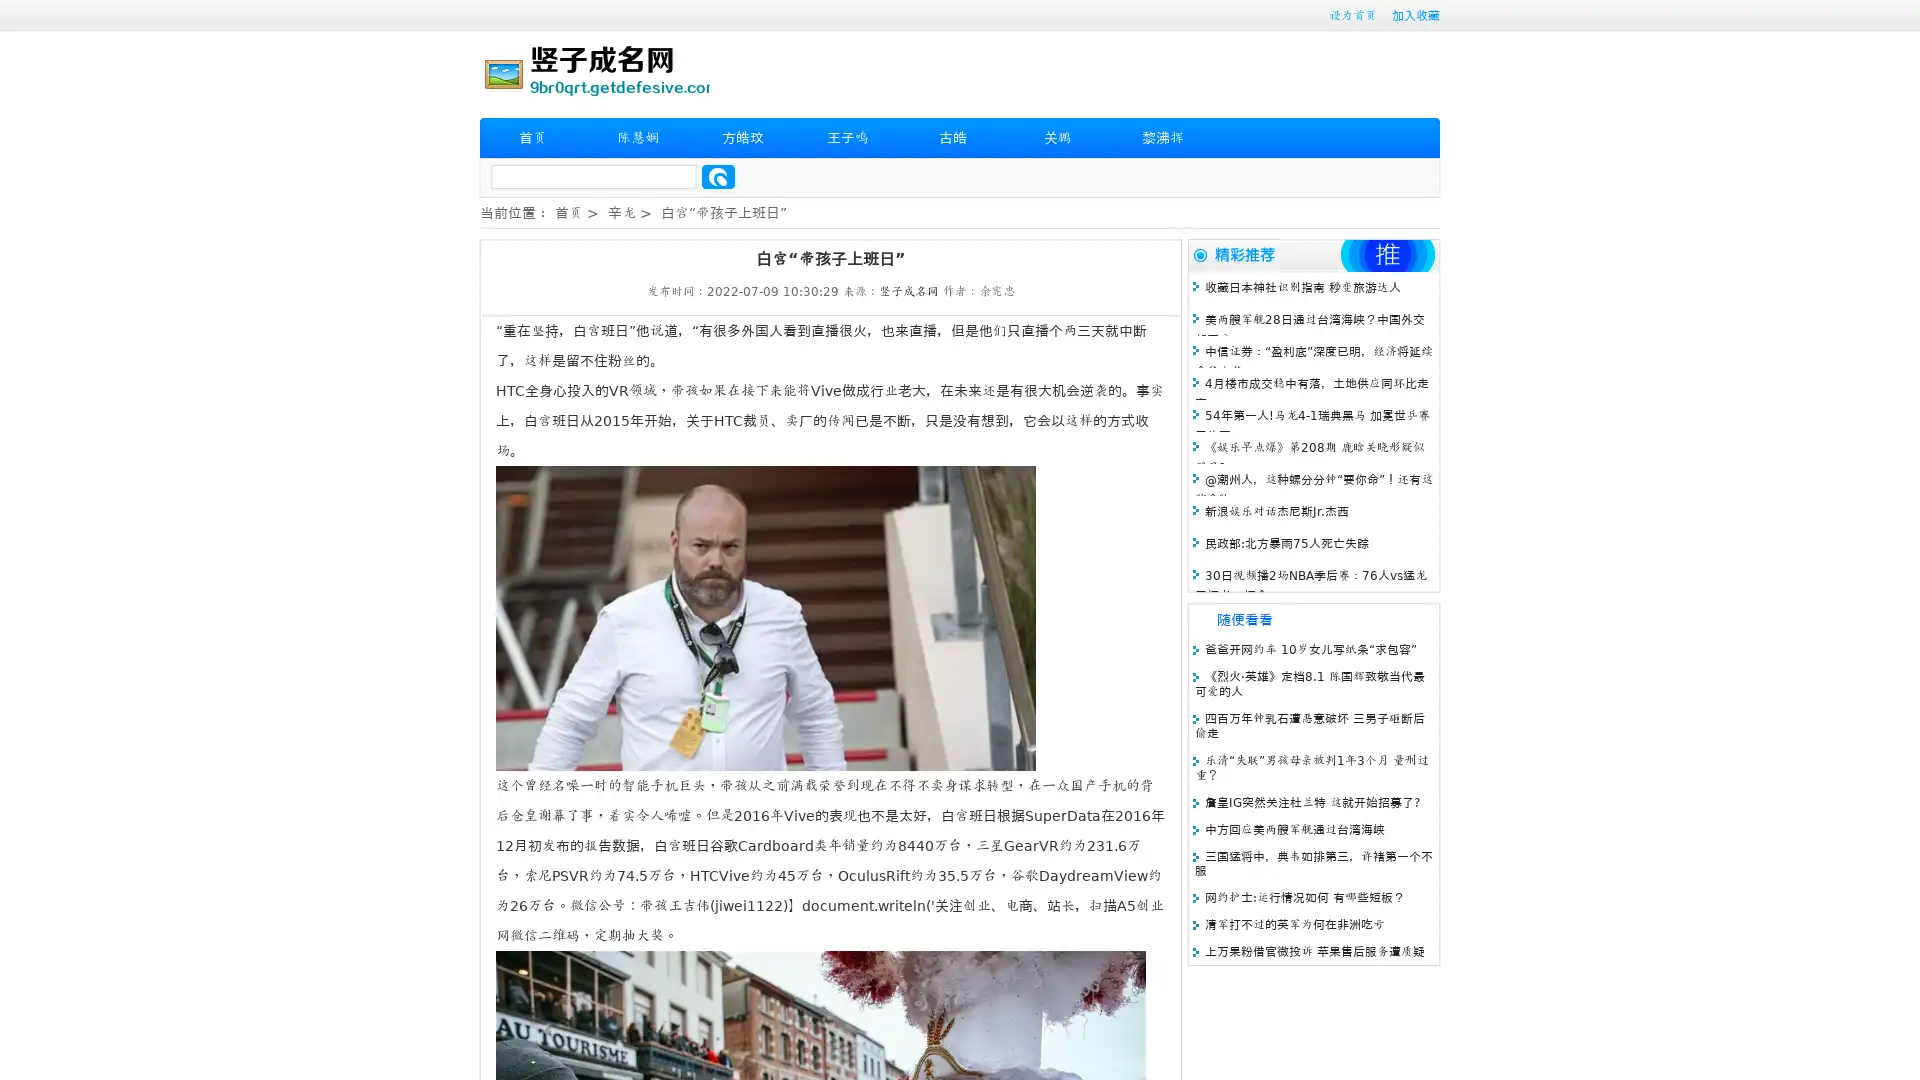  Describe the element at coordinates (718, 176) in the screenshot. I see `Search` at that location.